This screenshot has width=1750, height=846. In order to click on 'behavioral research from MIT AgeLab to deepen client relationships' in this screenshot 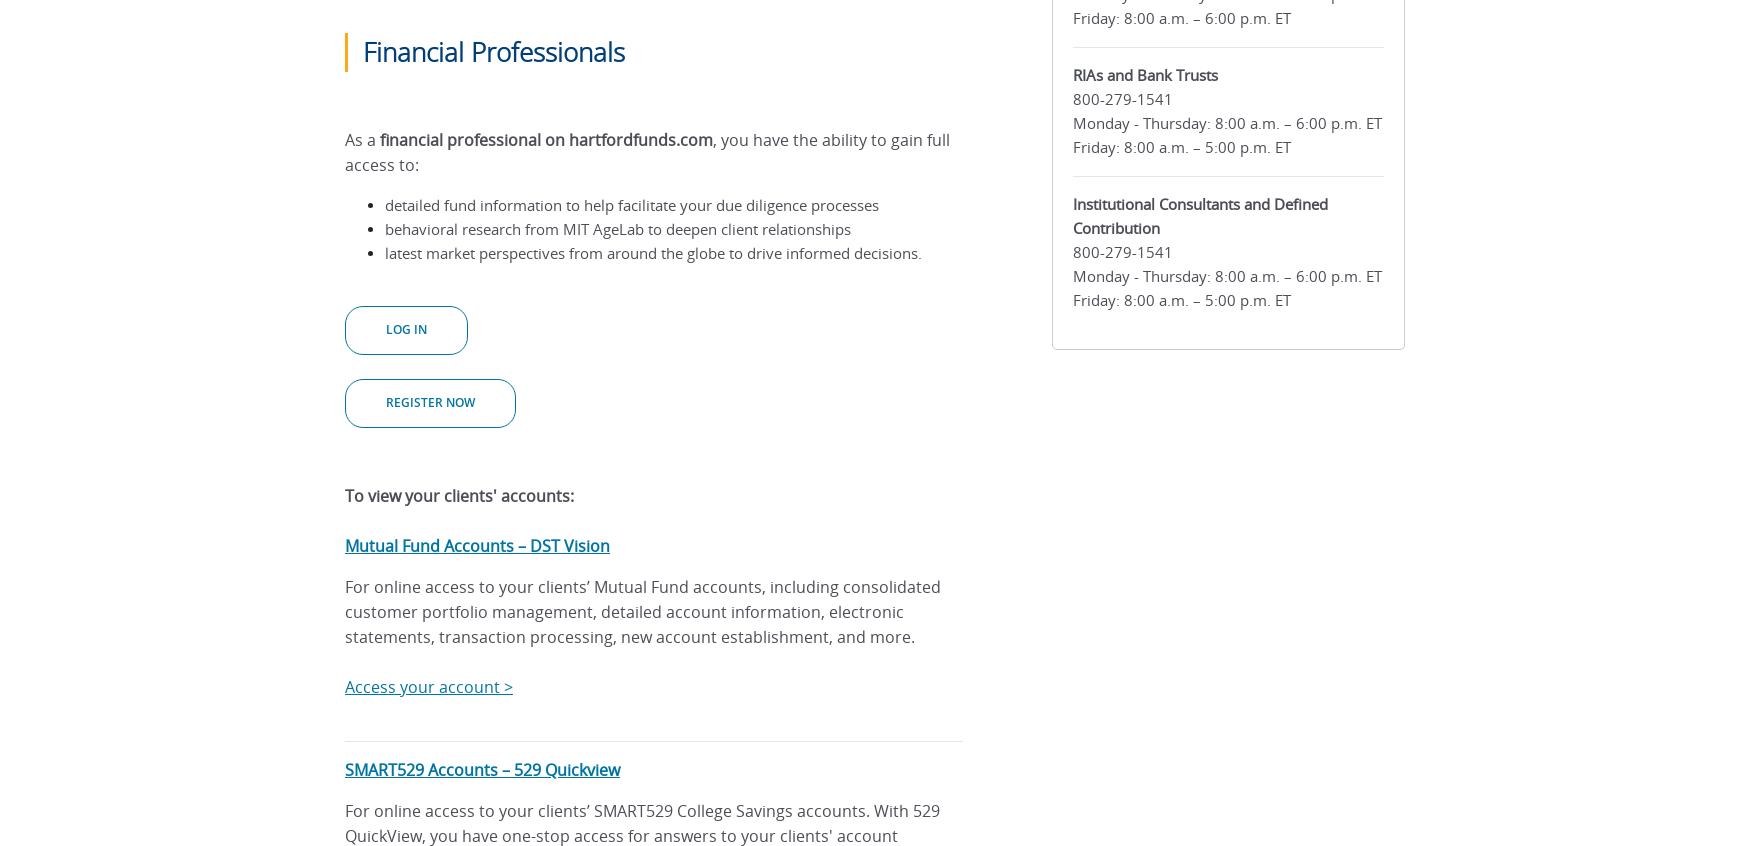, I will do `click(617, 229)`.